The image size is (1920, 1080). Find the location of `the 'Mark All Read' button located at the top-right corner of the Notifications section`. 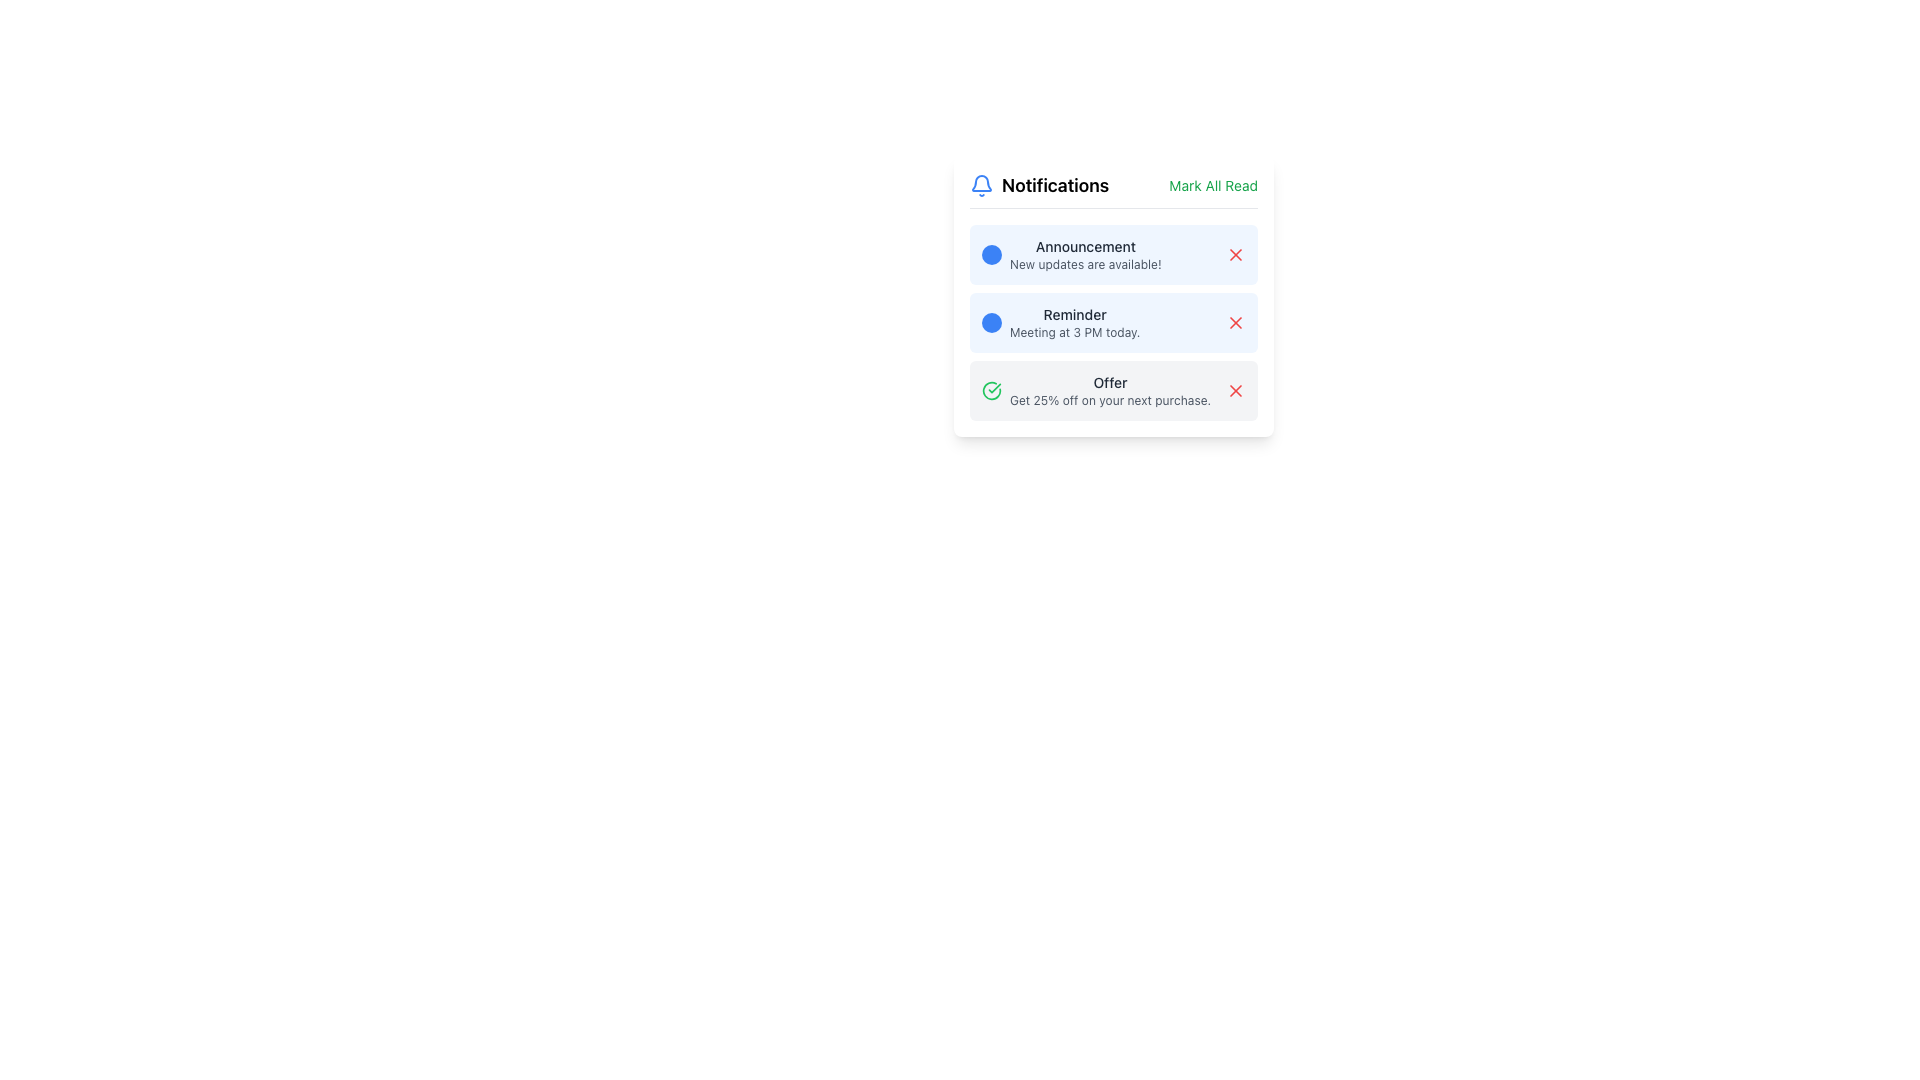

the 'Mark All Read' button located at the top-right corner of the Notifications section is located at coordinates (1212, 185).